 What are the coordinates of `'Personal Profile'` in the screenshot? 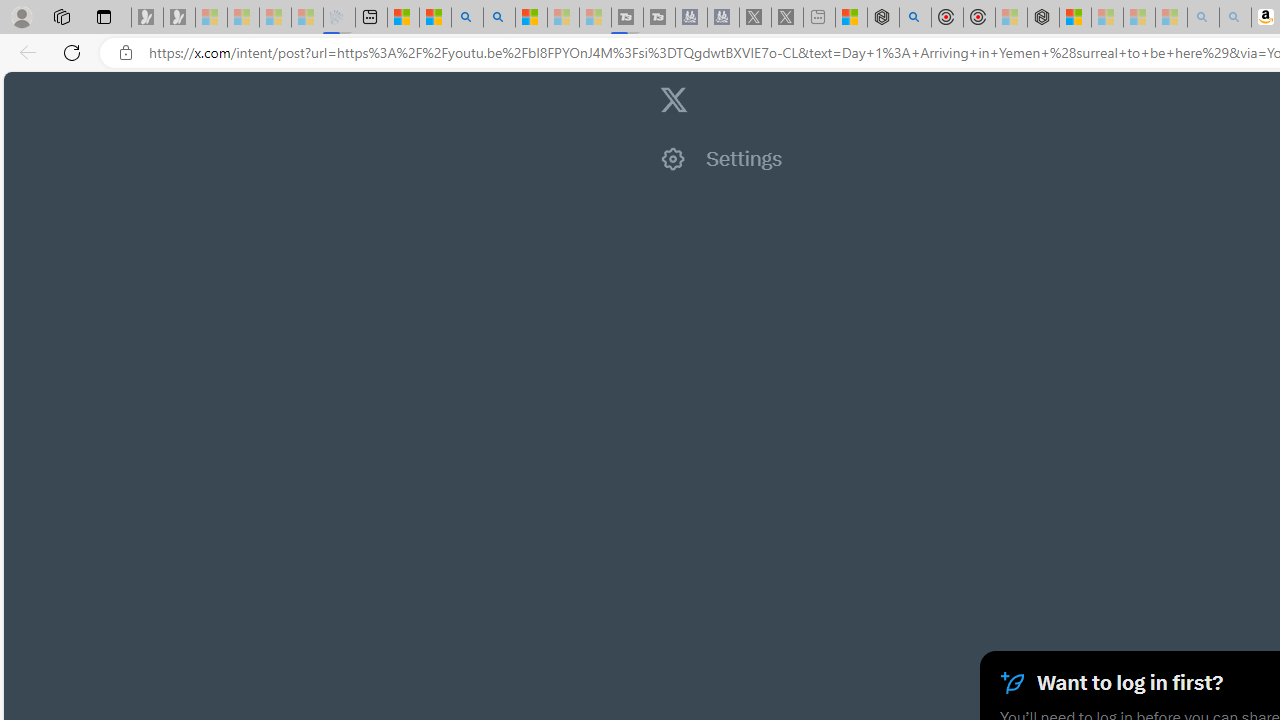 It's located at (21, 16).